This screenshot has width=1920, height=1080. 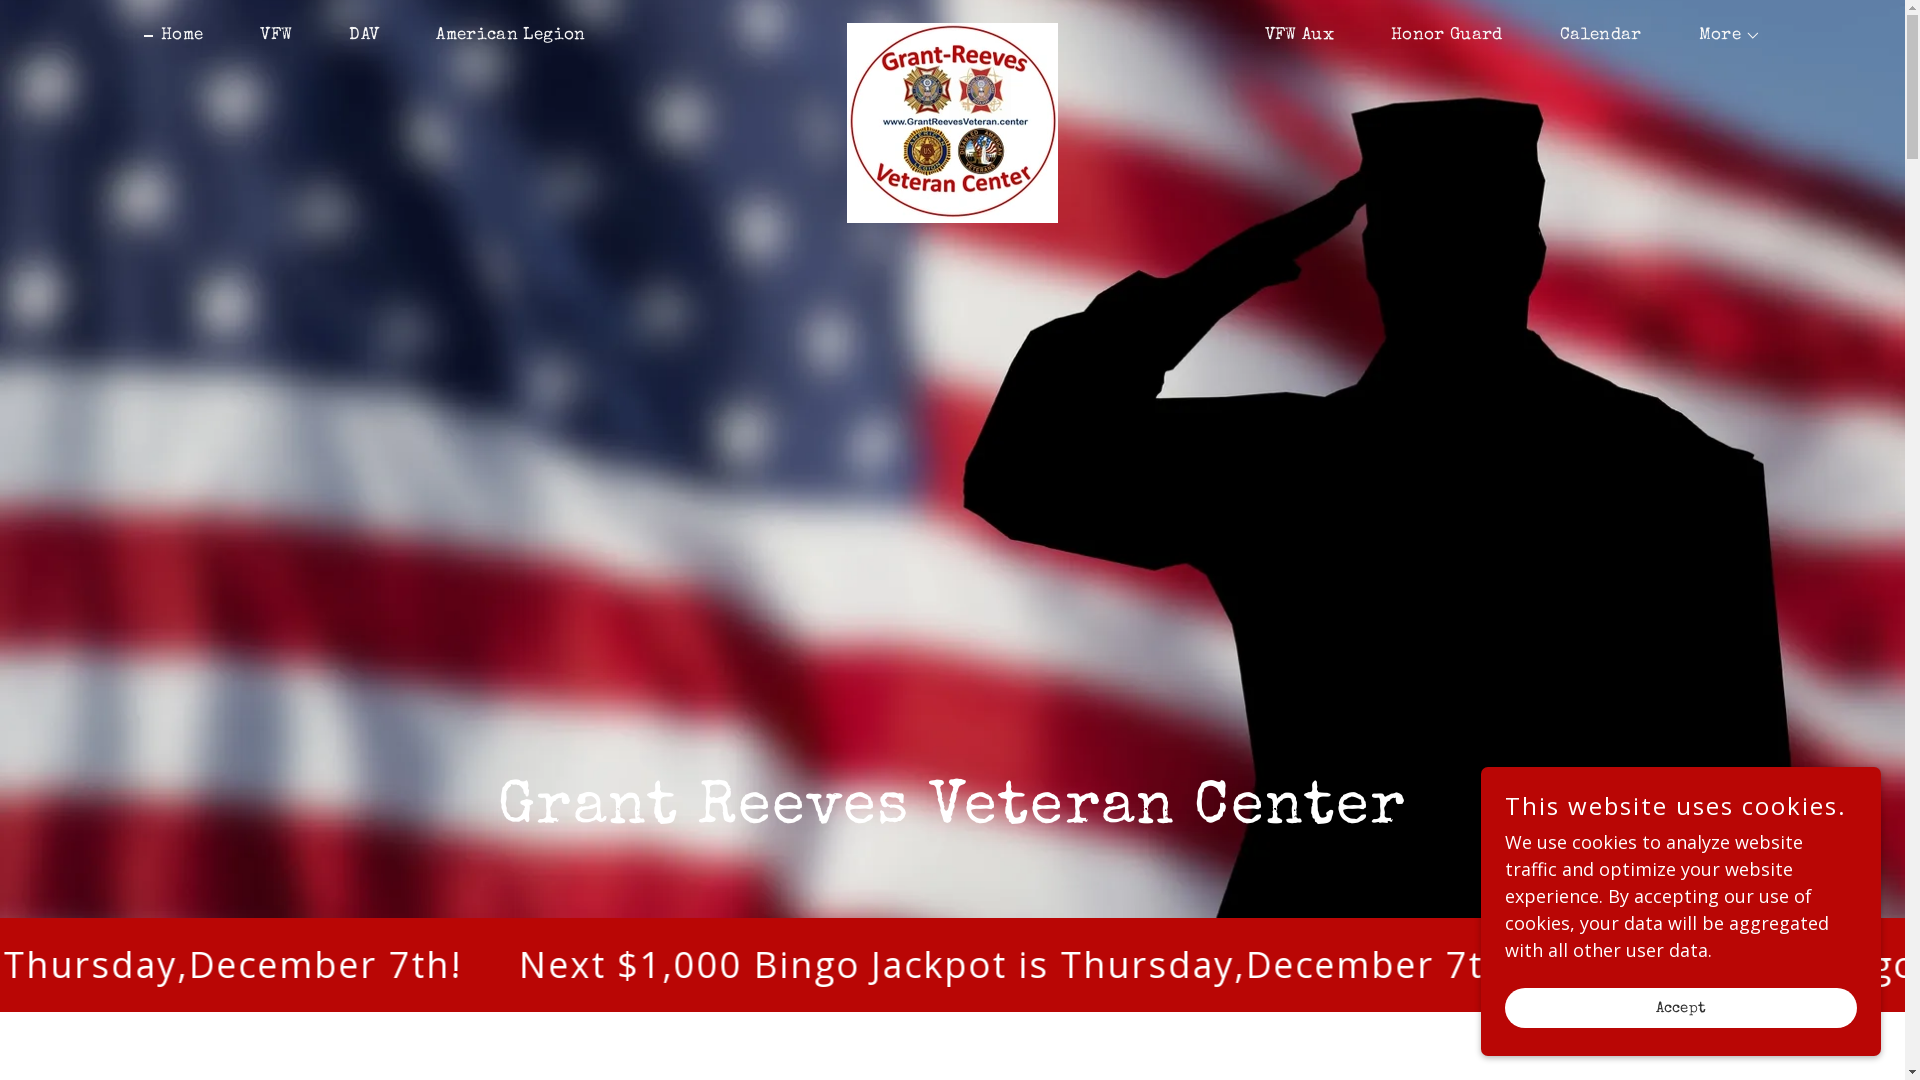 What do you see at coordinates (355, 35) in the screenshot?
I see `'DAV'` at bounding box center [355, 35].